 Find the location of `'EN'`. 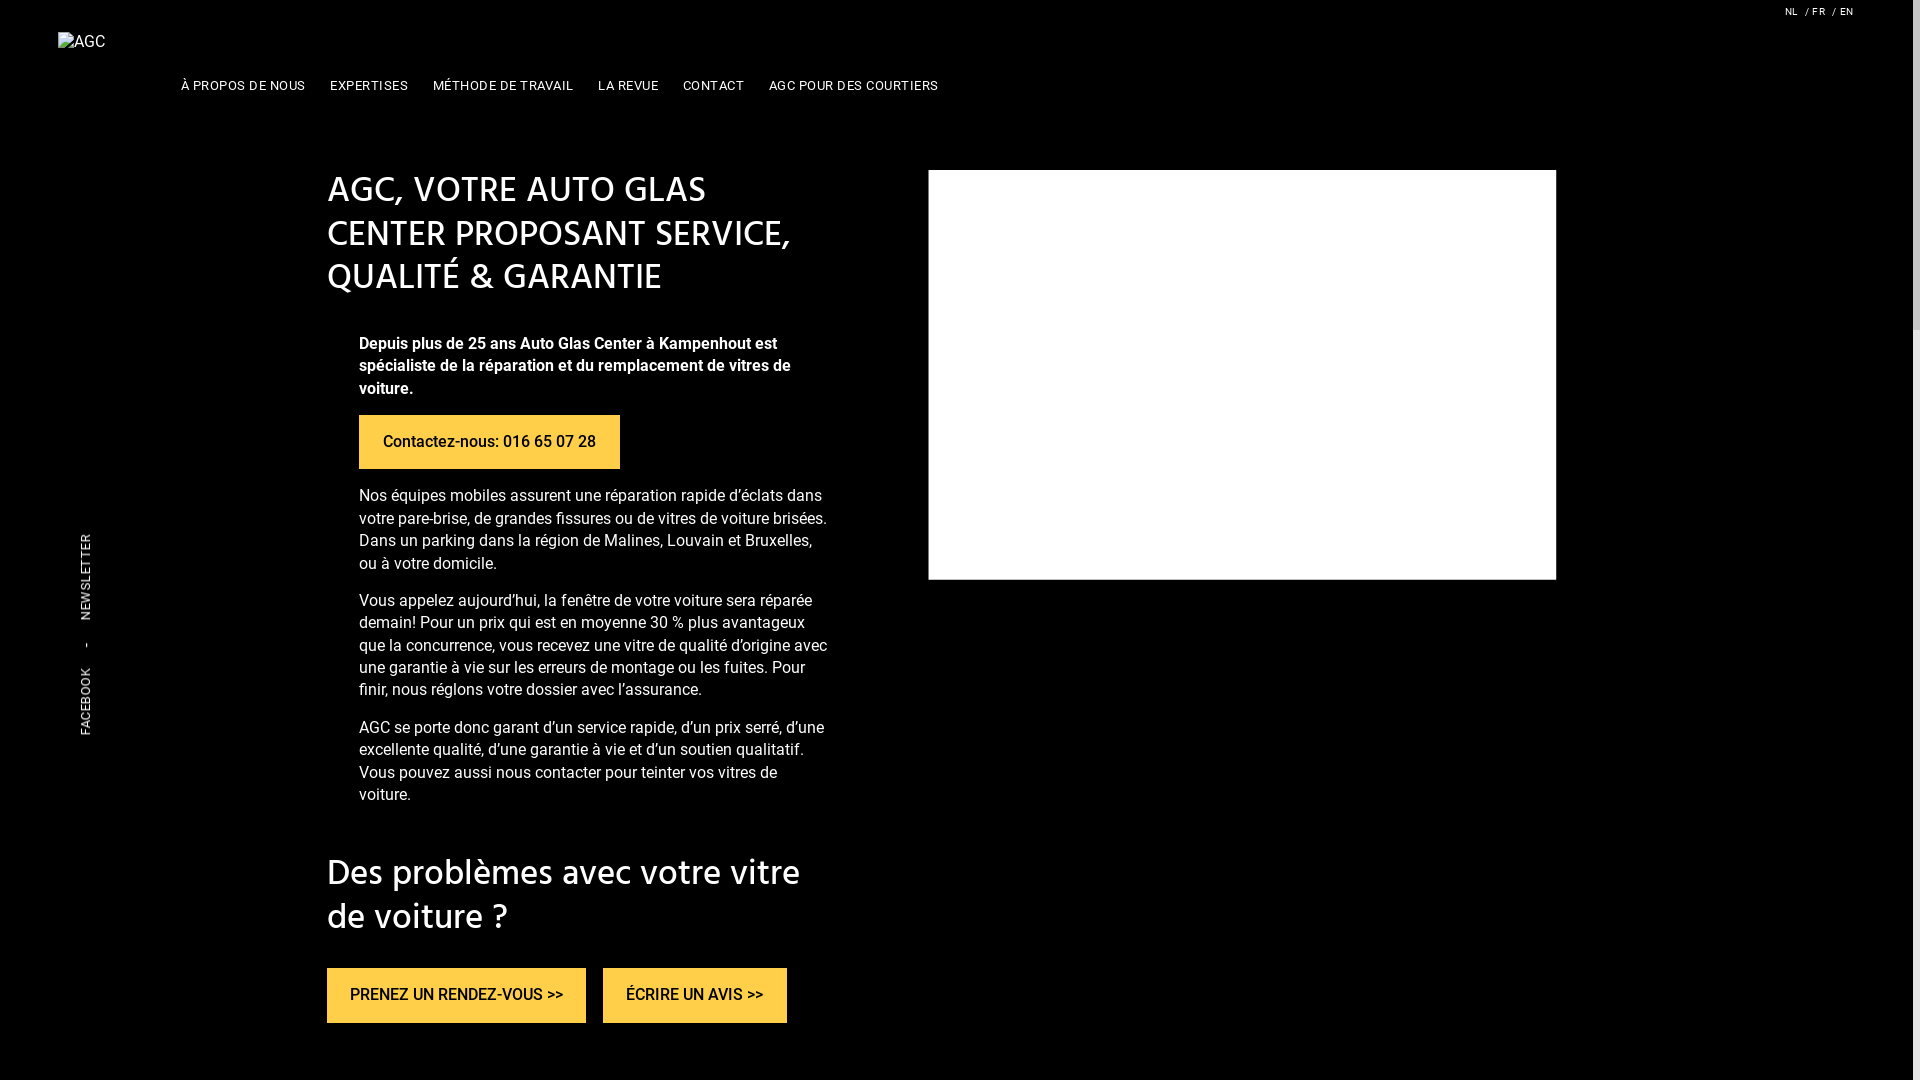

'EN' is located at coordinates (1842, 11).